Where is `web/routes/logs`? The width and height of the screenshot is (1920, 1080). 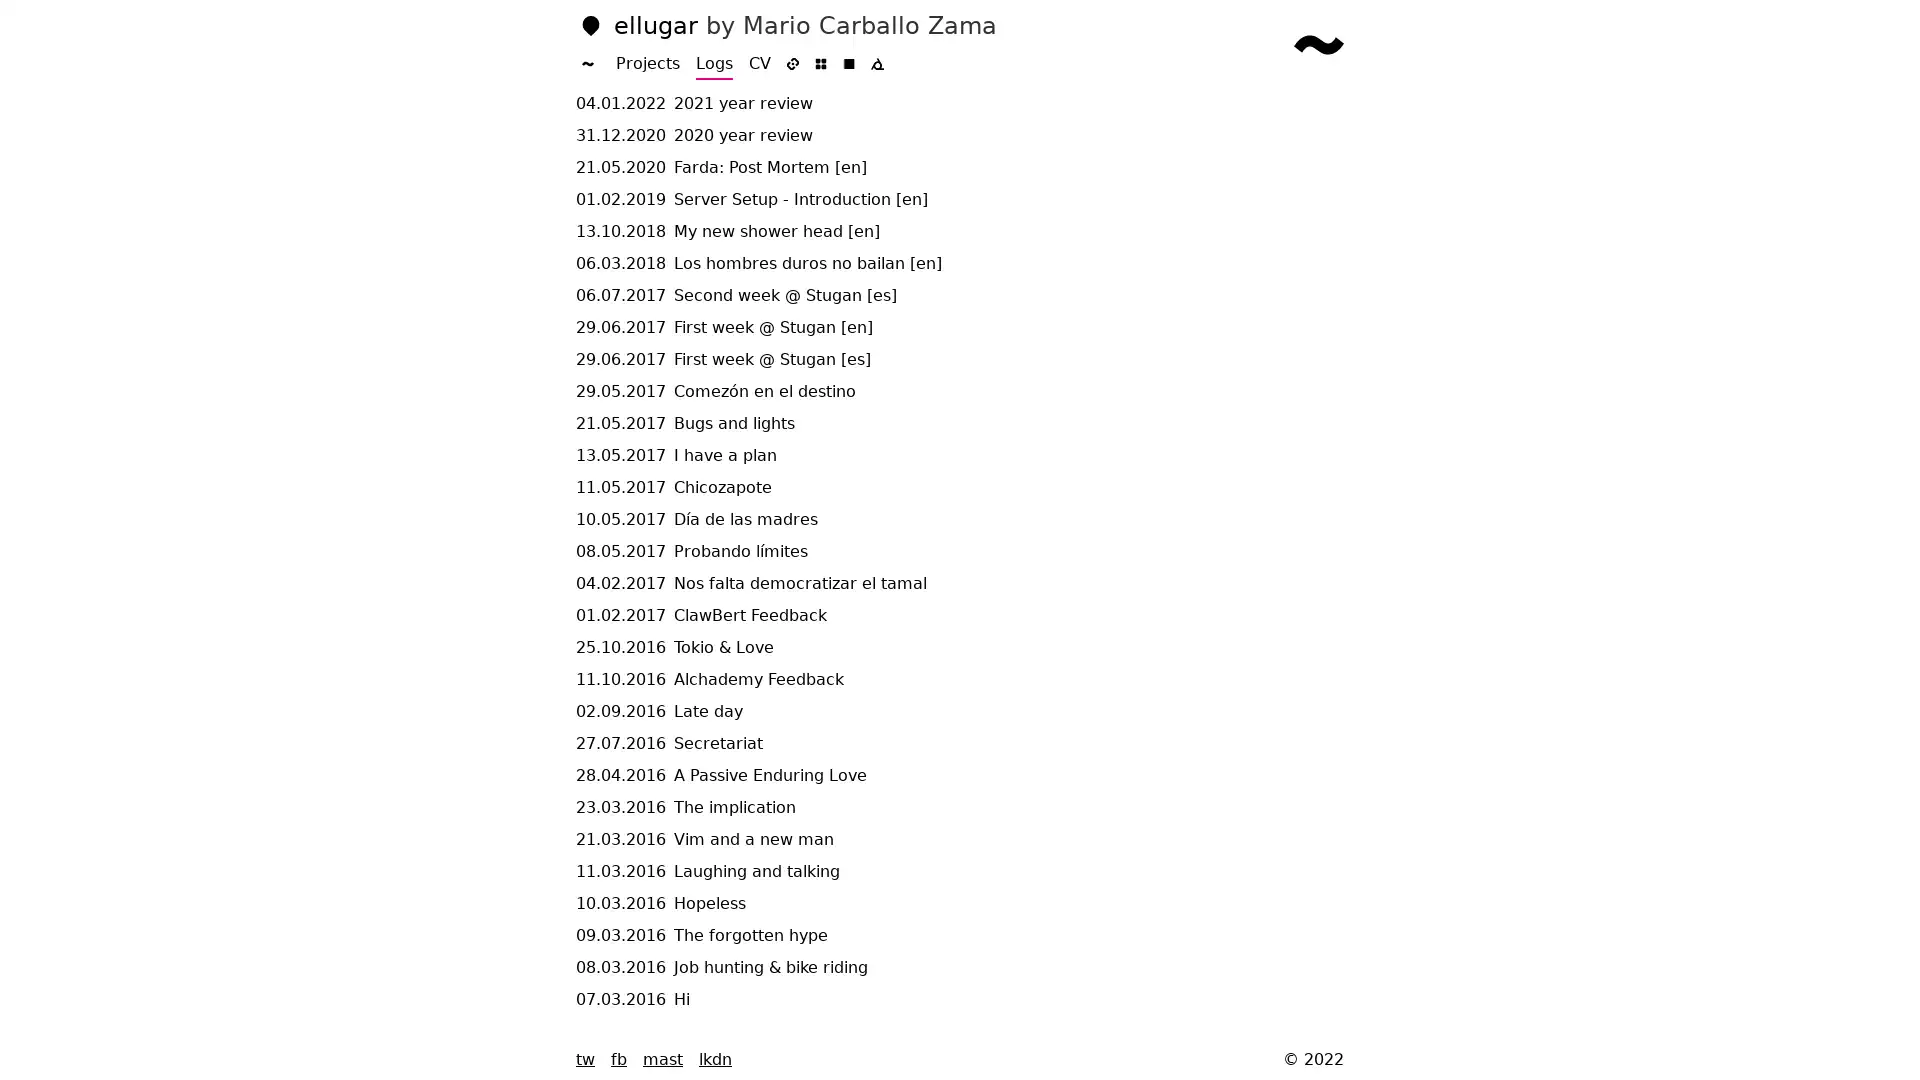 web/routes/logs is located at coordinates (1319, 46).